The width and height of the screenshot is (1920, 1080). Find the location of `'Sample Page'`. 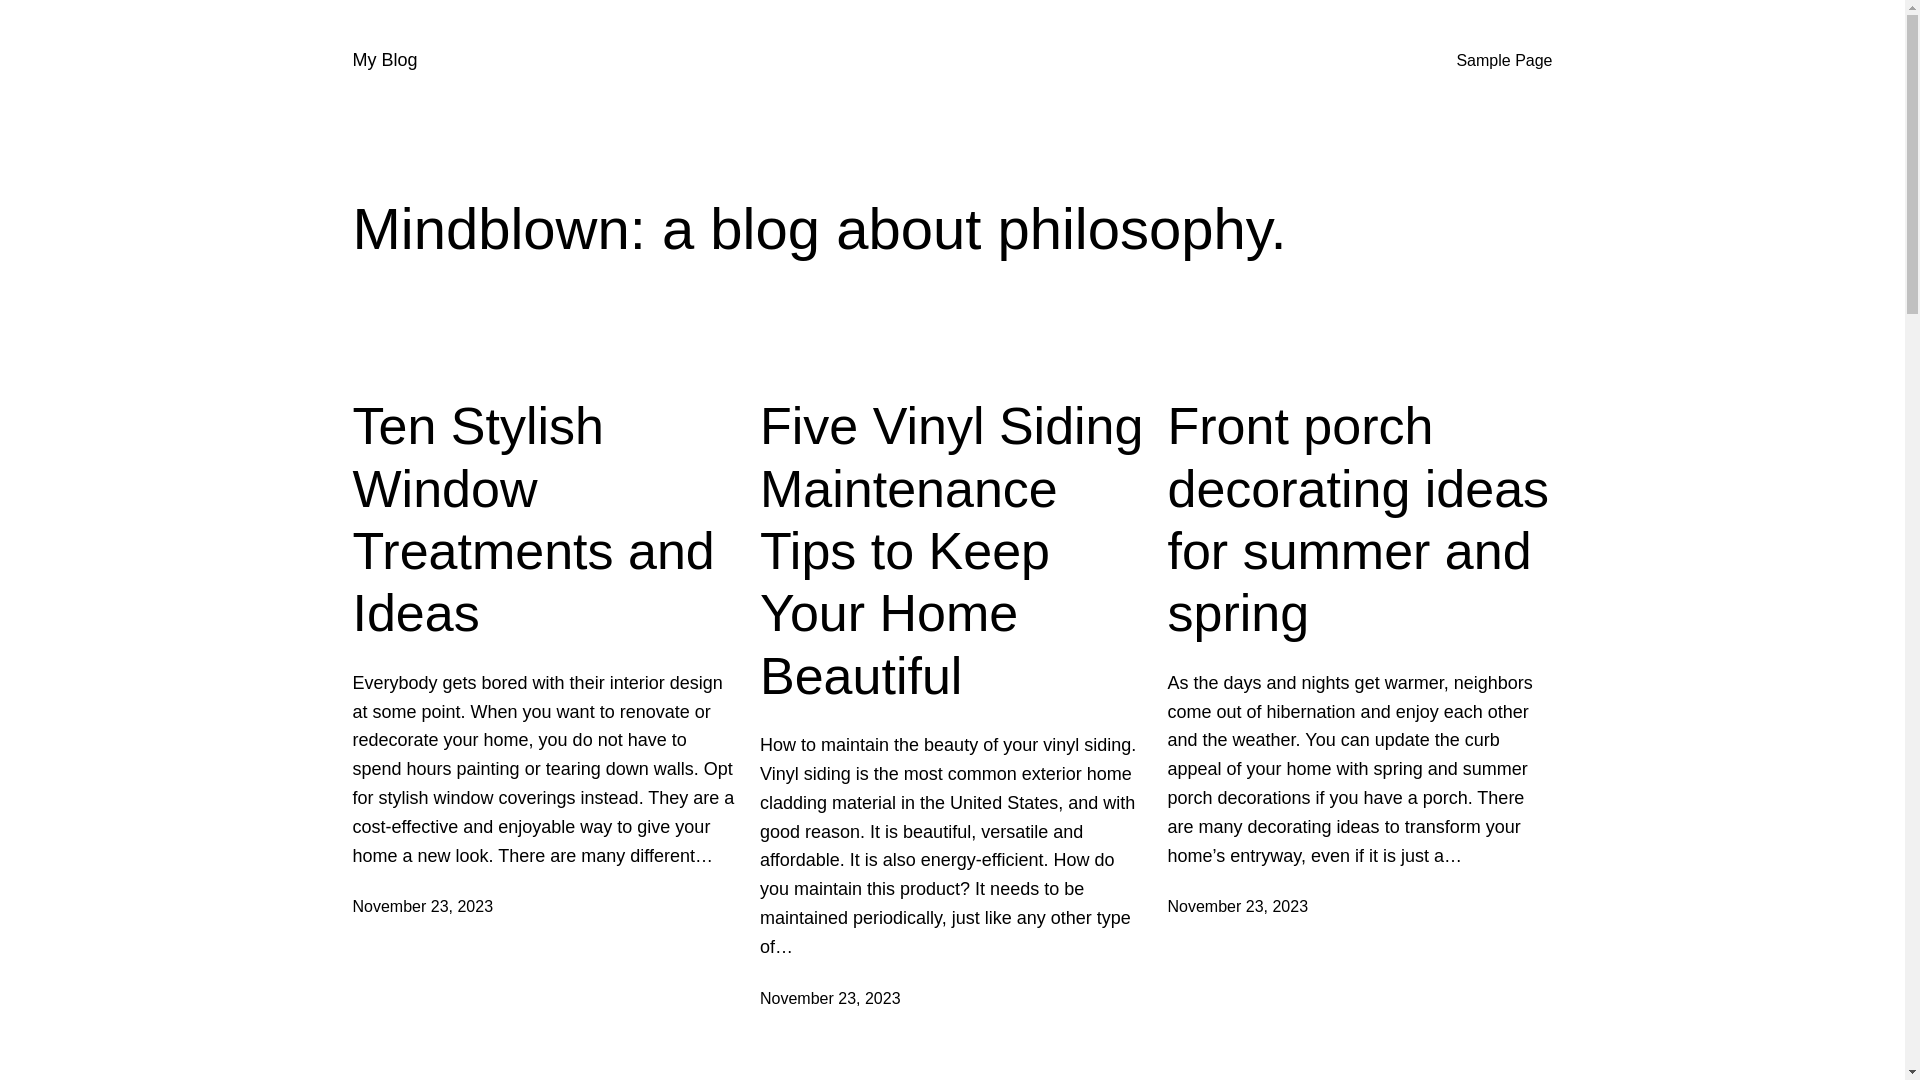

'Sample Page' is located at coordinates (1503, 60).